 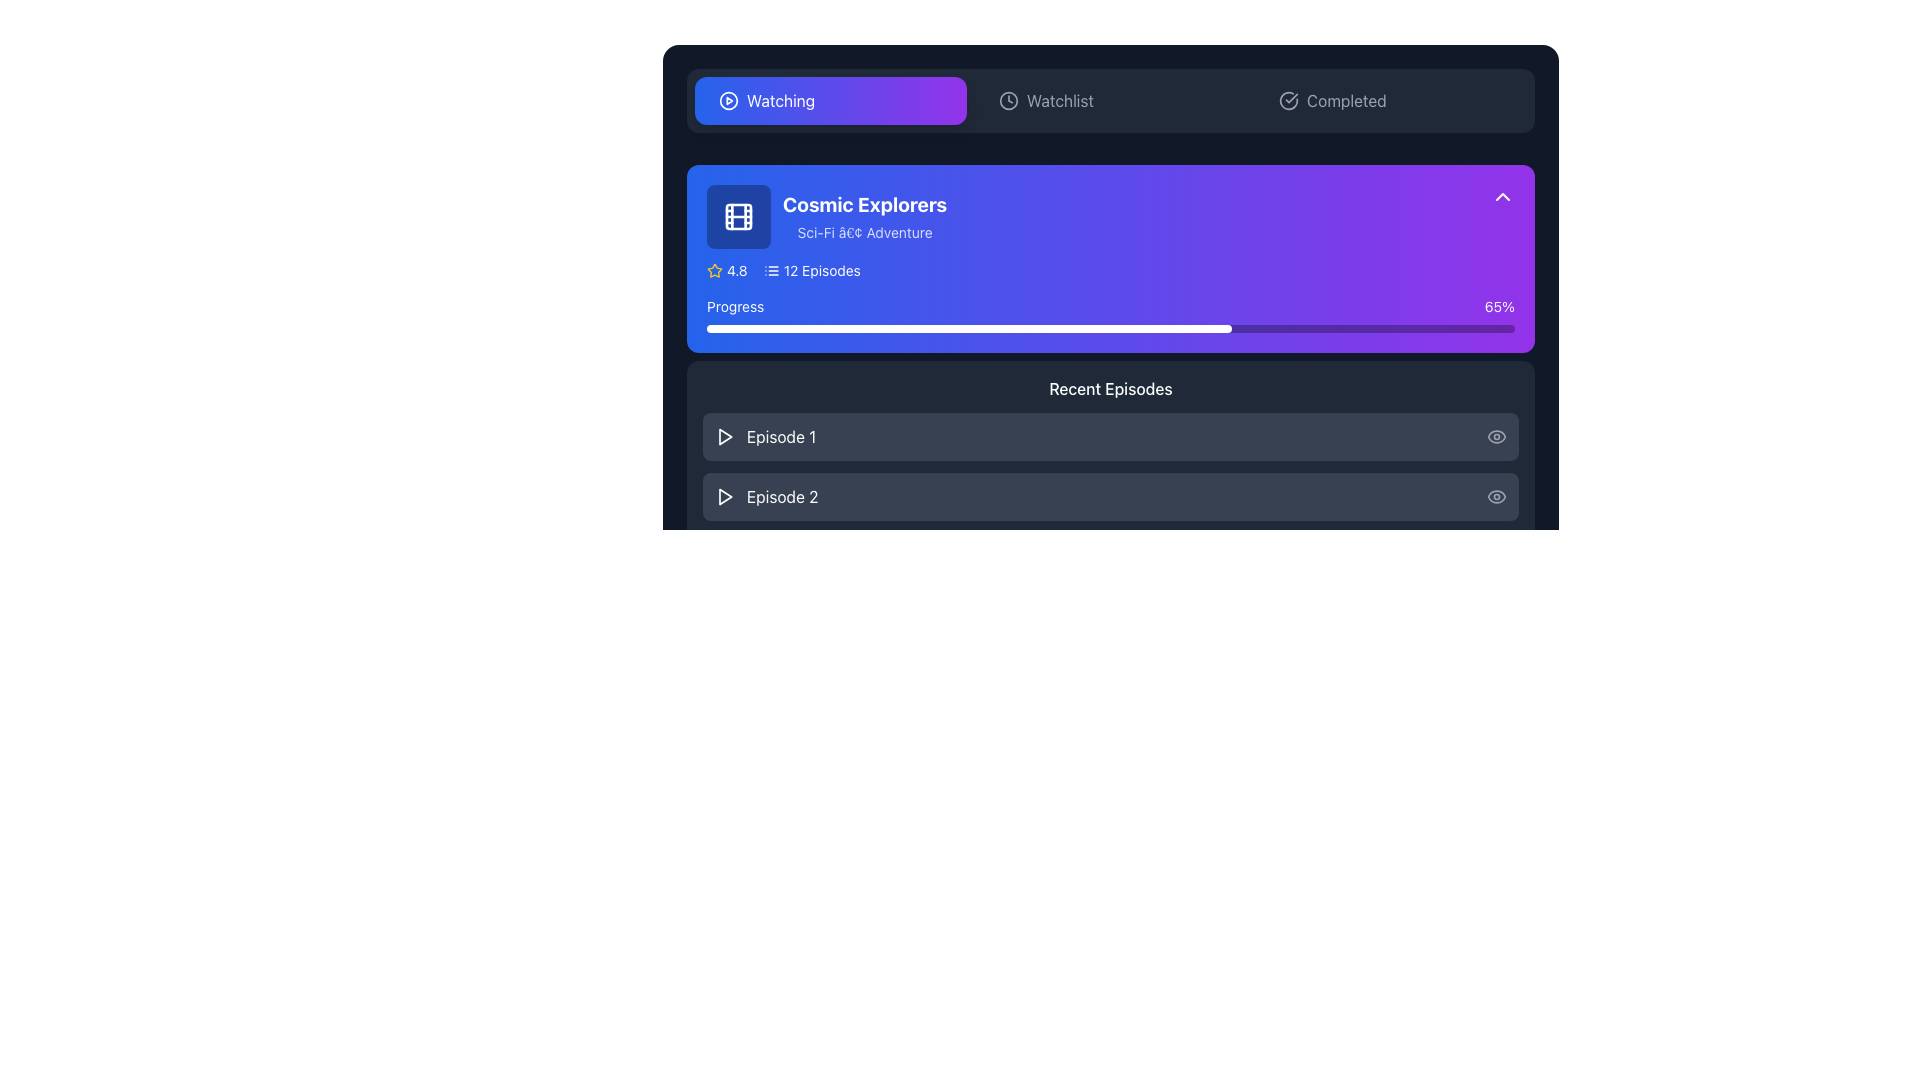 What do you see at coordinates (1497, 435) in the screenshot?
I see `the visibility icon resembling an eye located at the rightmost side of the 'Episode 1' row` at bounding box center [1497, 435].